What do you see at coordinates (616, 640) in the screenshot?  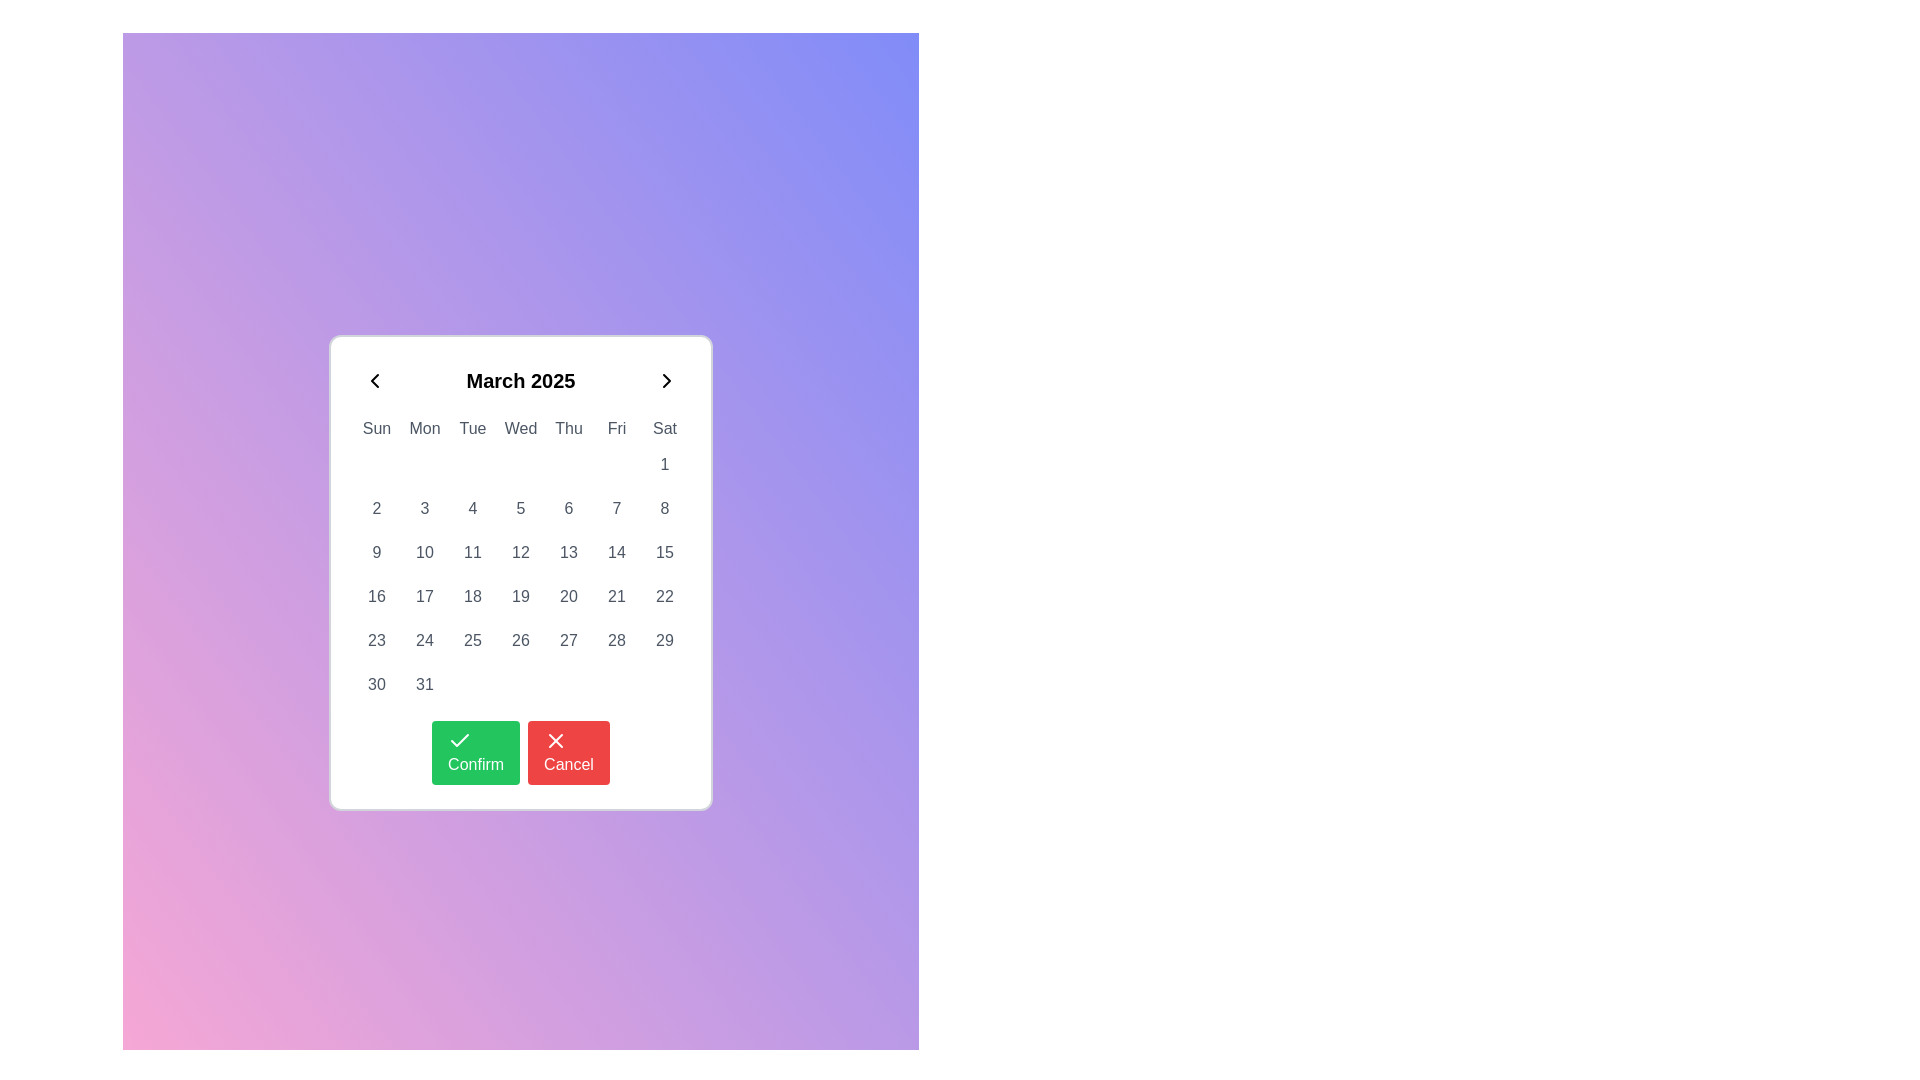 I see `the button displaying the number '28' in the calendar grid` at bounding box center [616, 640].